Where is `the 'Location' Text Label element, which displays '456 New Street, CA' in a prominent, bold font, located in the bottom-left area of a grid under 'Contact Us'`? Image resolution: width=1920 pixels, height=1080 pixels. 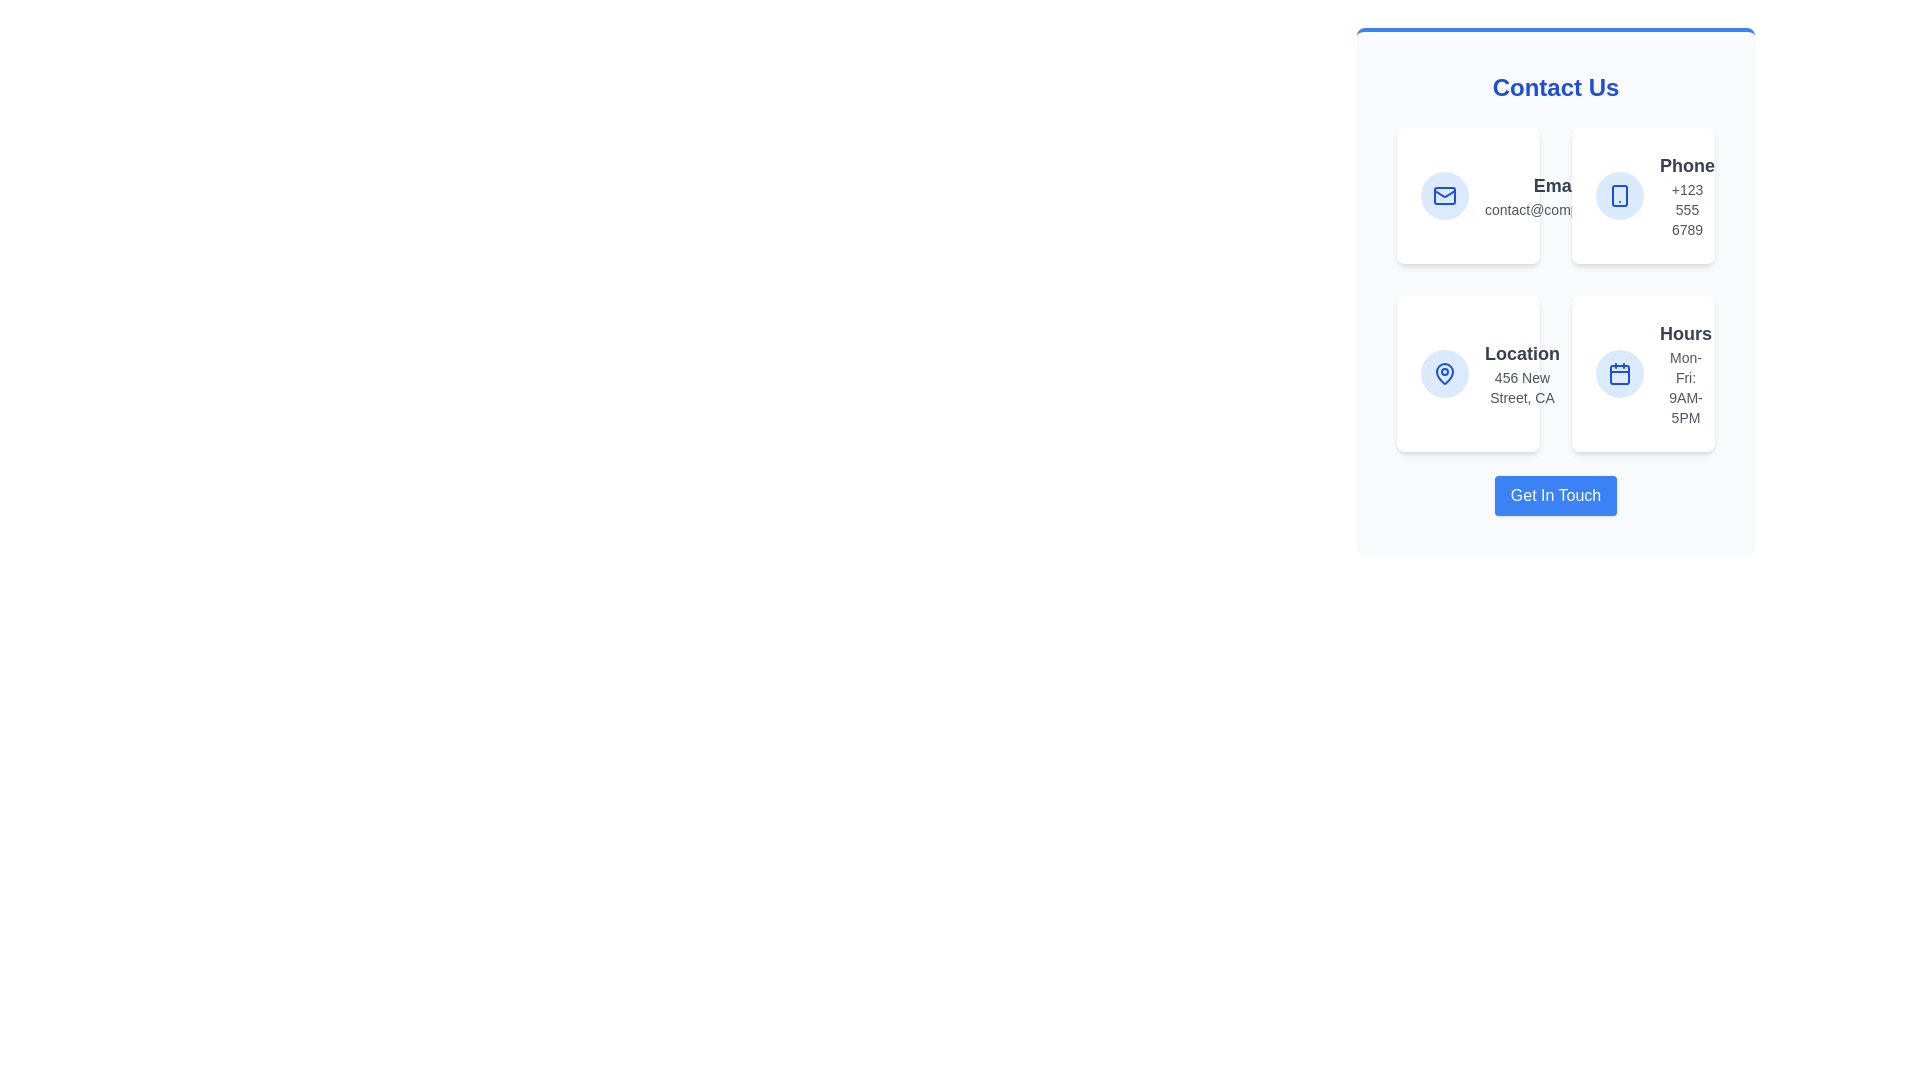 the 'Location' Text Label element, which displays '456 New Street, CA' in a prominent, bold font, located in the bottom-left area of a grid under 'Contact Us' is located at coordinates (1521, 374).